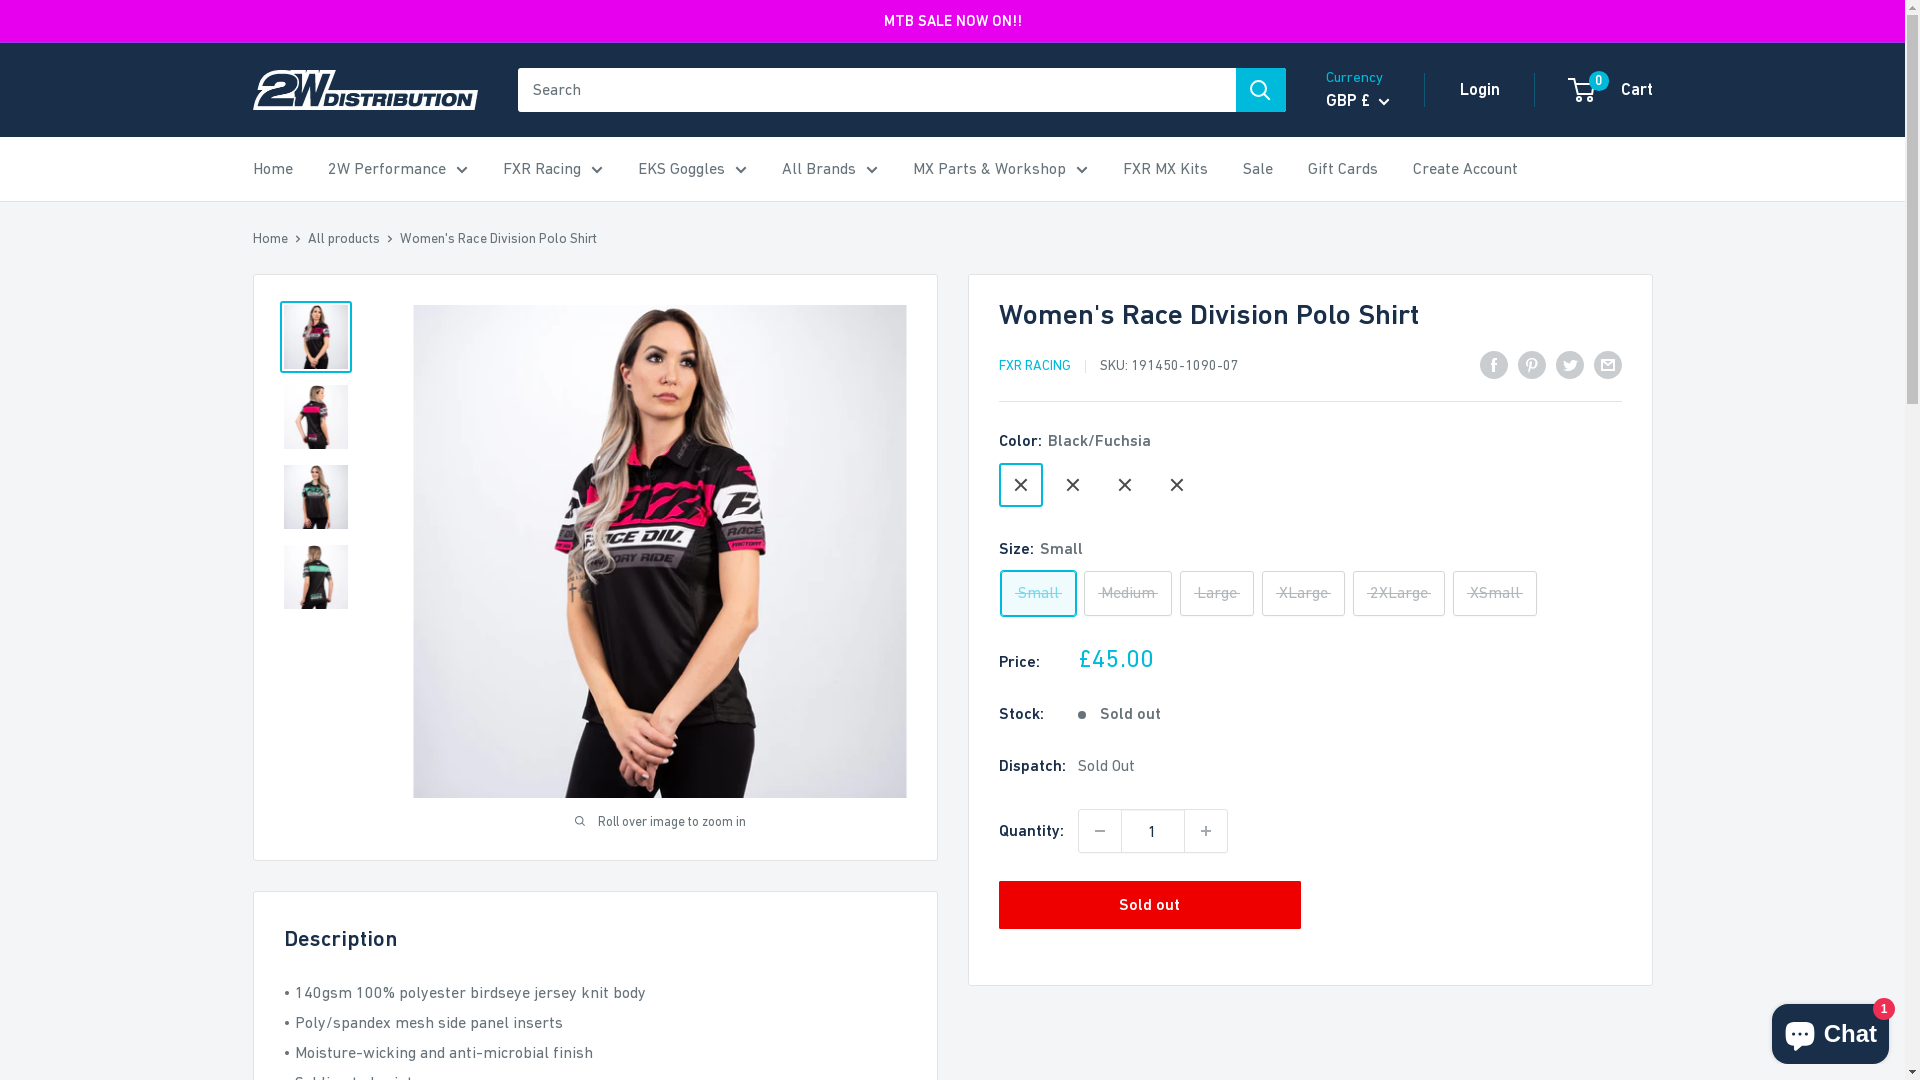  I want to click on 'EKS Goggles', so click(692, 168).